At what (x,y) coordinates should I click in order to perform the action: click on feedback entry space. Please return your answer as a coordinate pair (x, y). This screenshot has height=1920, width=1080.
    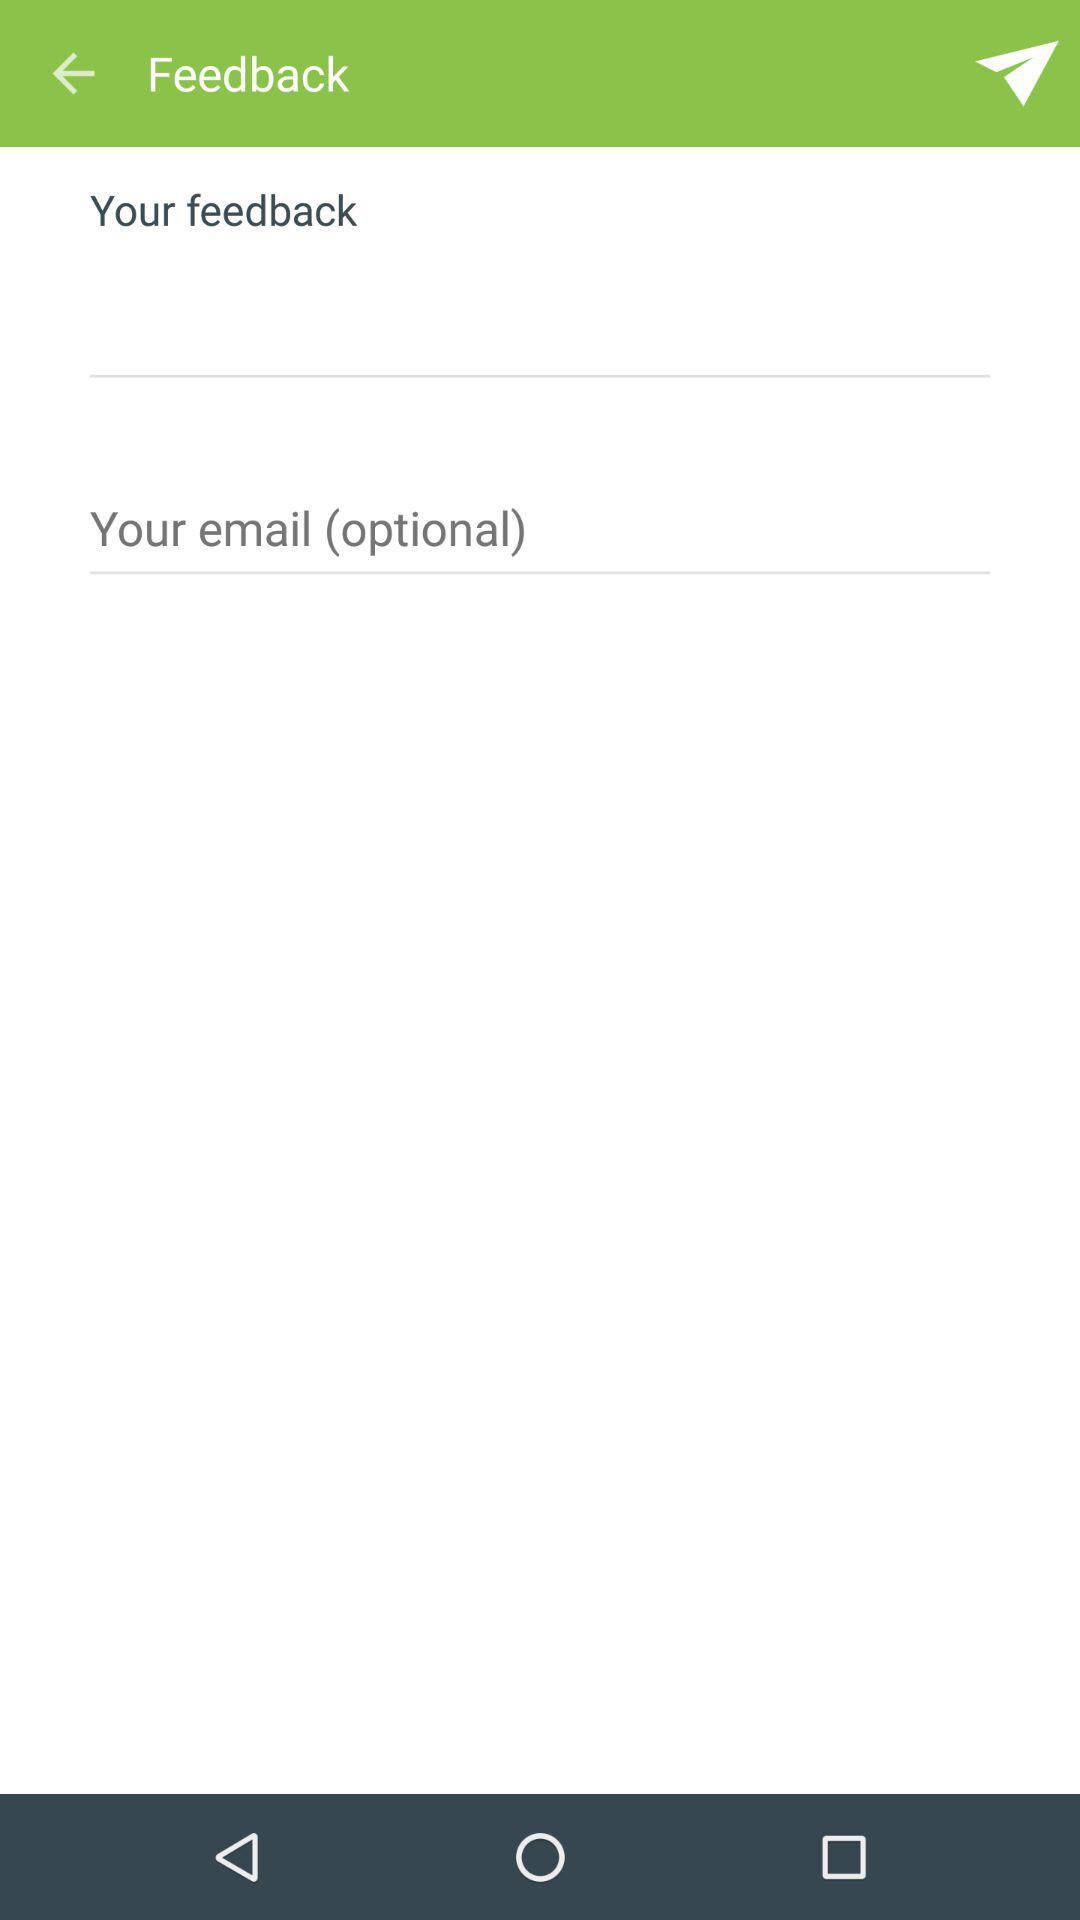
    Looking at the image, I should click on (540, 310).